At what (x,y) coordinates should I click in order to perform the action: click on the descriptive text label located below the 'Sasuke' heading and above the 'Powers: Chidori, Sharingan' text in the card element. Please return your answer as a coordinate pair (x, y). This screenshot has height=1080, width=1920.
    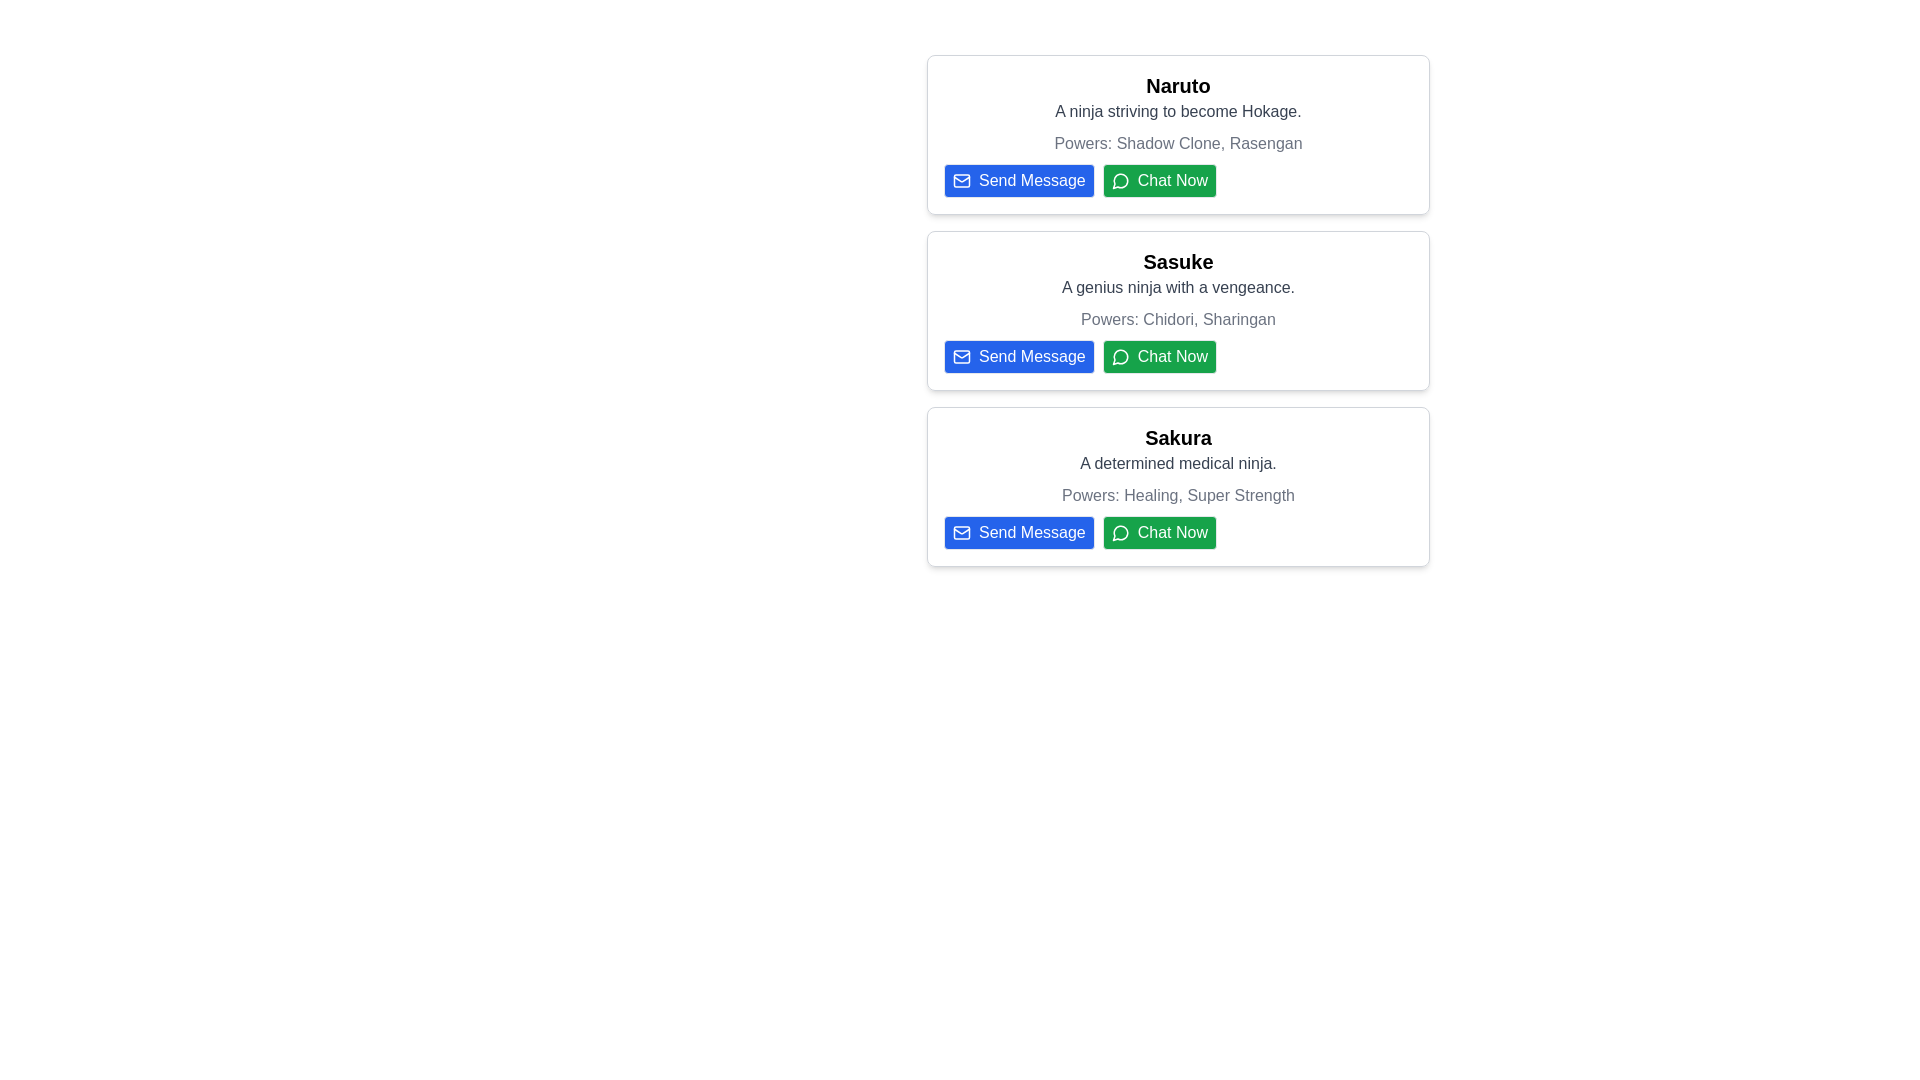
    Looking at the image, I should click on (1178, 288).